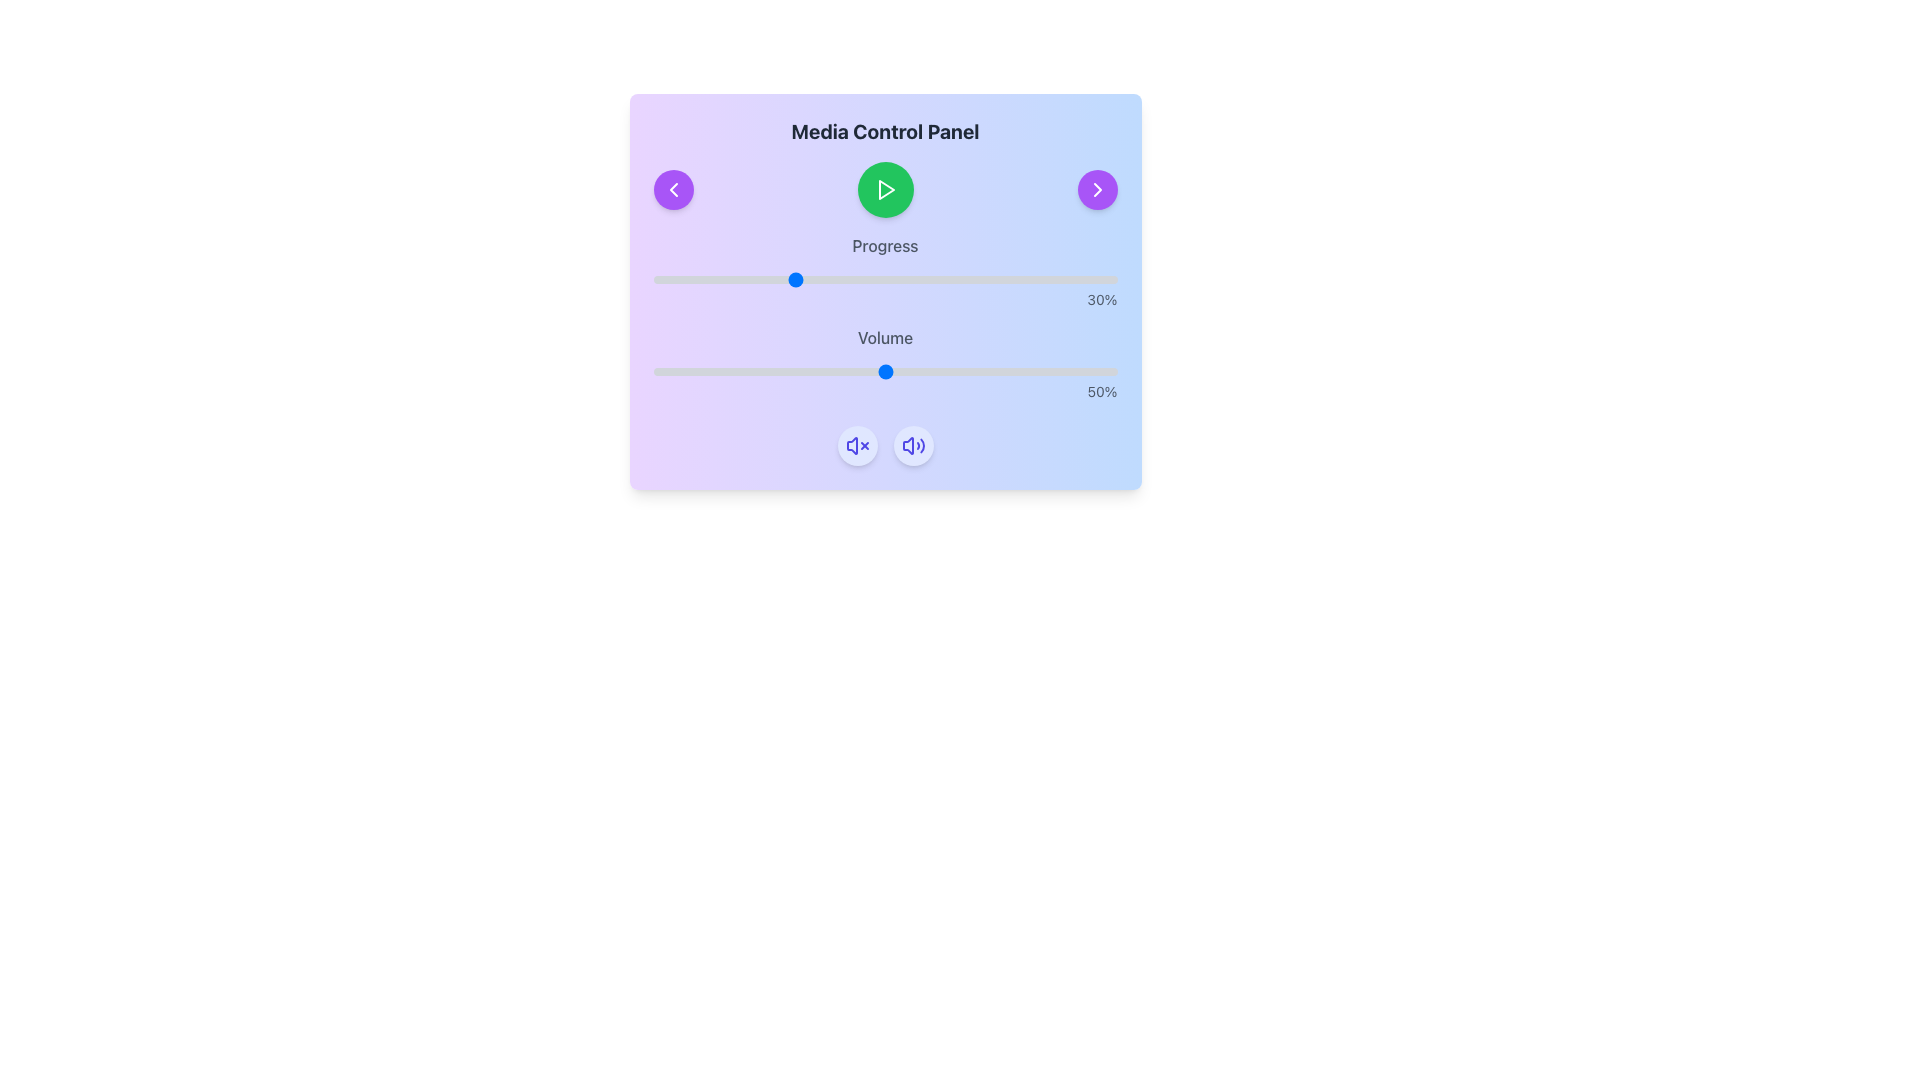  Describe the element at coordinates (884, 272) in the screenshot. I see `progress percentage displayed on the central progress bar of the 'Media Control Panel' which indicates the current playback position` at that location.